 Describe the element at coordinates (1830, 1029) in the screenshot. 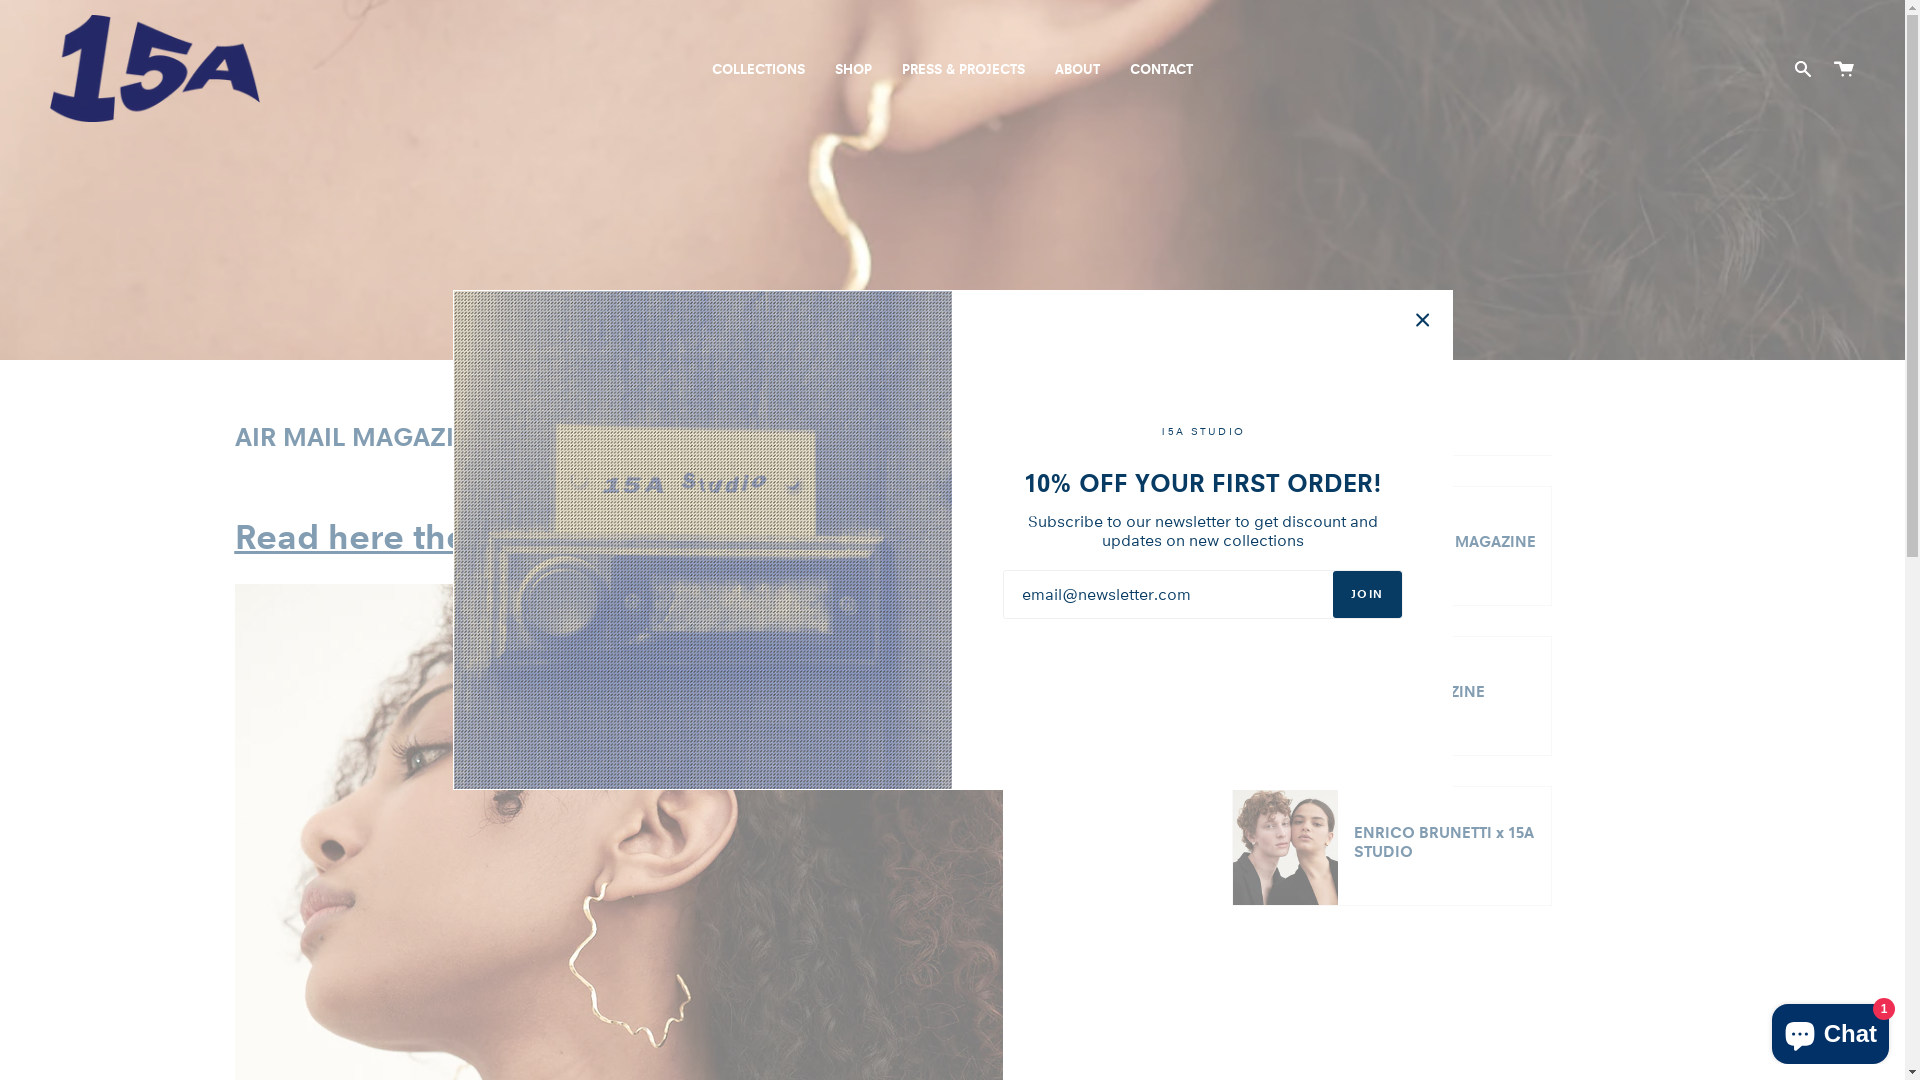

I see `'Shopify online store chat'` at that location.